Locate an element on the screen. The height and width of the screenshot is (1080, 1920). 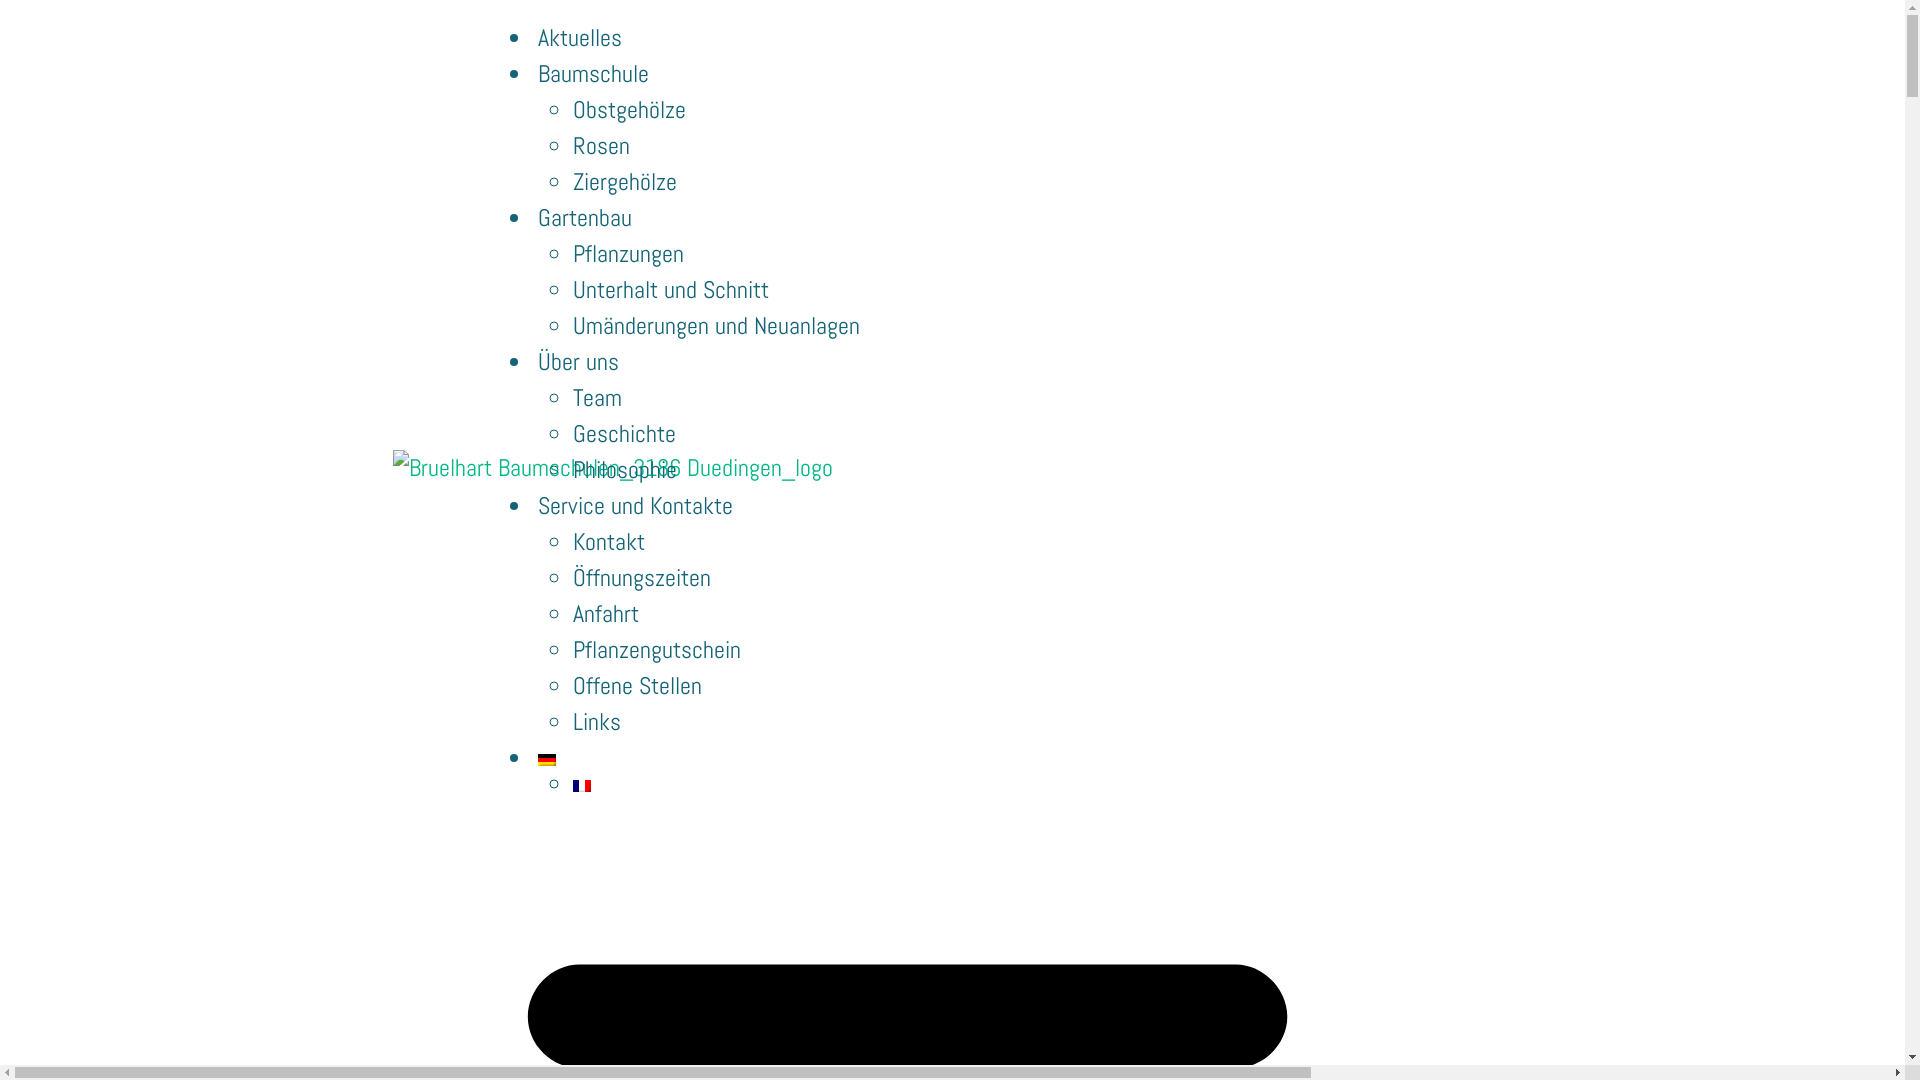
'Pflanzengutschein' is located at coordinates (657, 649).